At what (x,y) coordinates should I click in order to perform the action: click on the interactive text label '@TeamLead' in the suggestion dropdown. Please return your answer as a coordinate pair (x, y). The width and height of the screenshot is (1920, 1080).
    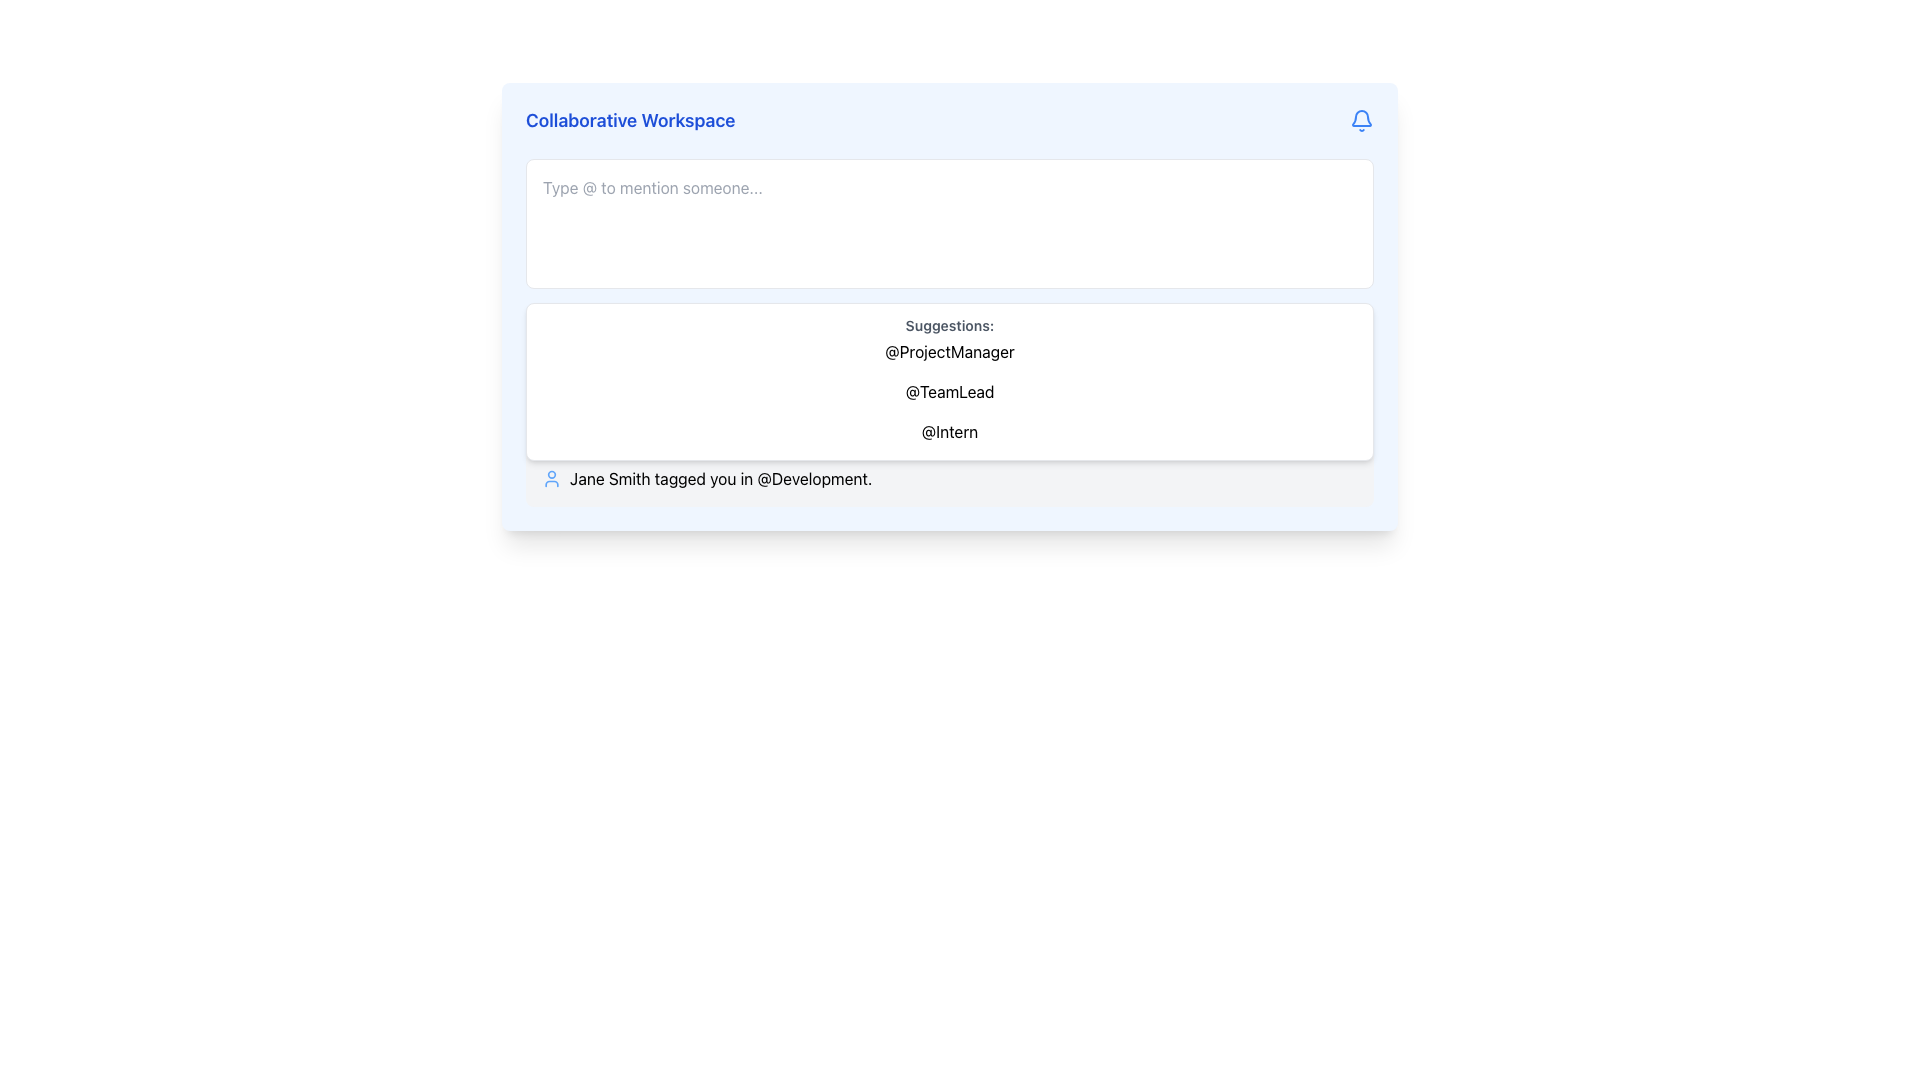
    Looking at the image, I should click on (949, 392).